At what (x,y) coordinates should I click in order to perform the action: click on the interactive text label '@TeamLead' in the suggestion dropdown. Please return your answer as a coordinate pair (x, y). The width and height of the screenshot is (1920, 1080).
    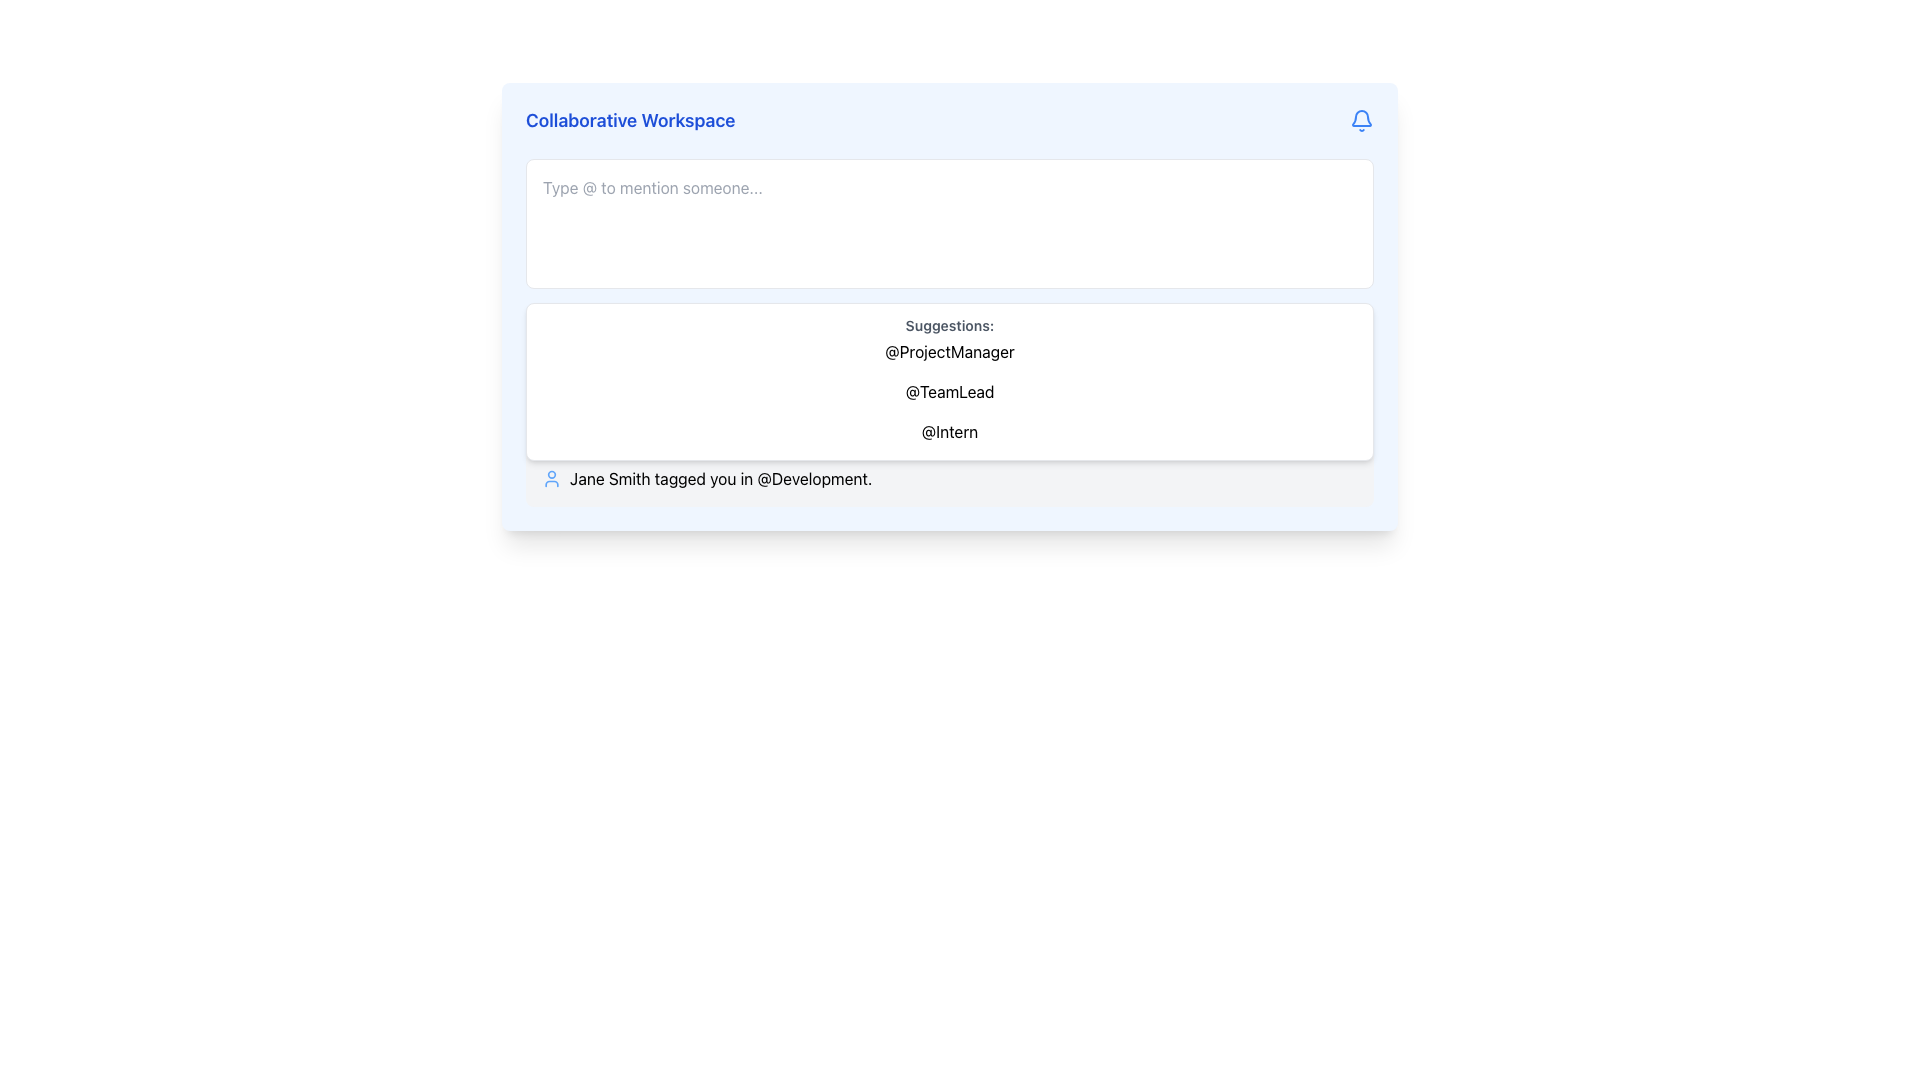
    Looking at the image, I should click on (949, 392).